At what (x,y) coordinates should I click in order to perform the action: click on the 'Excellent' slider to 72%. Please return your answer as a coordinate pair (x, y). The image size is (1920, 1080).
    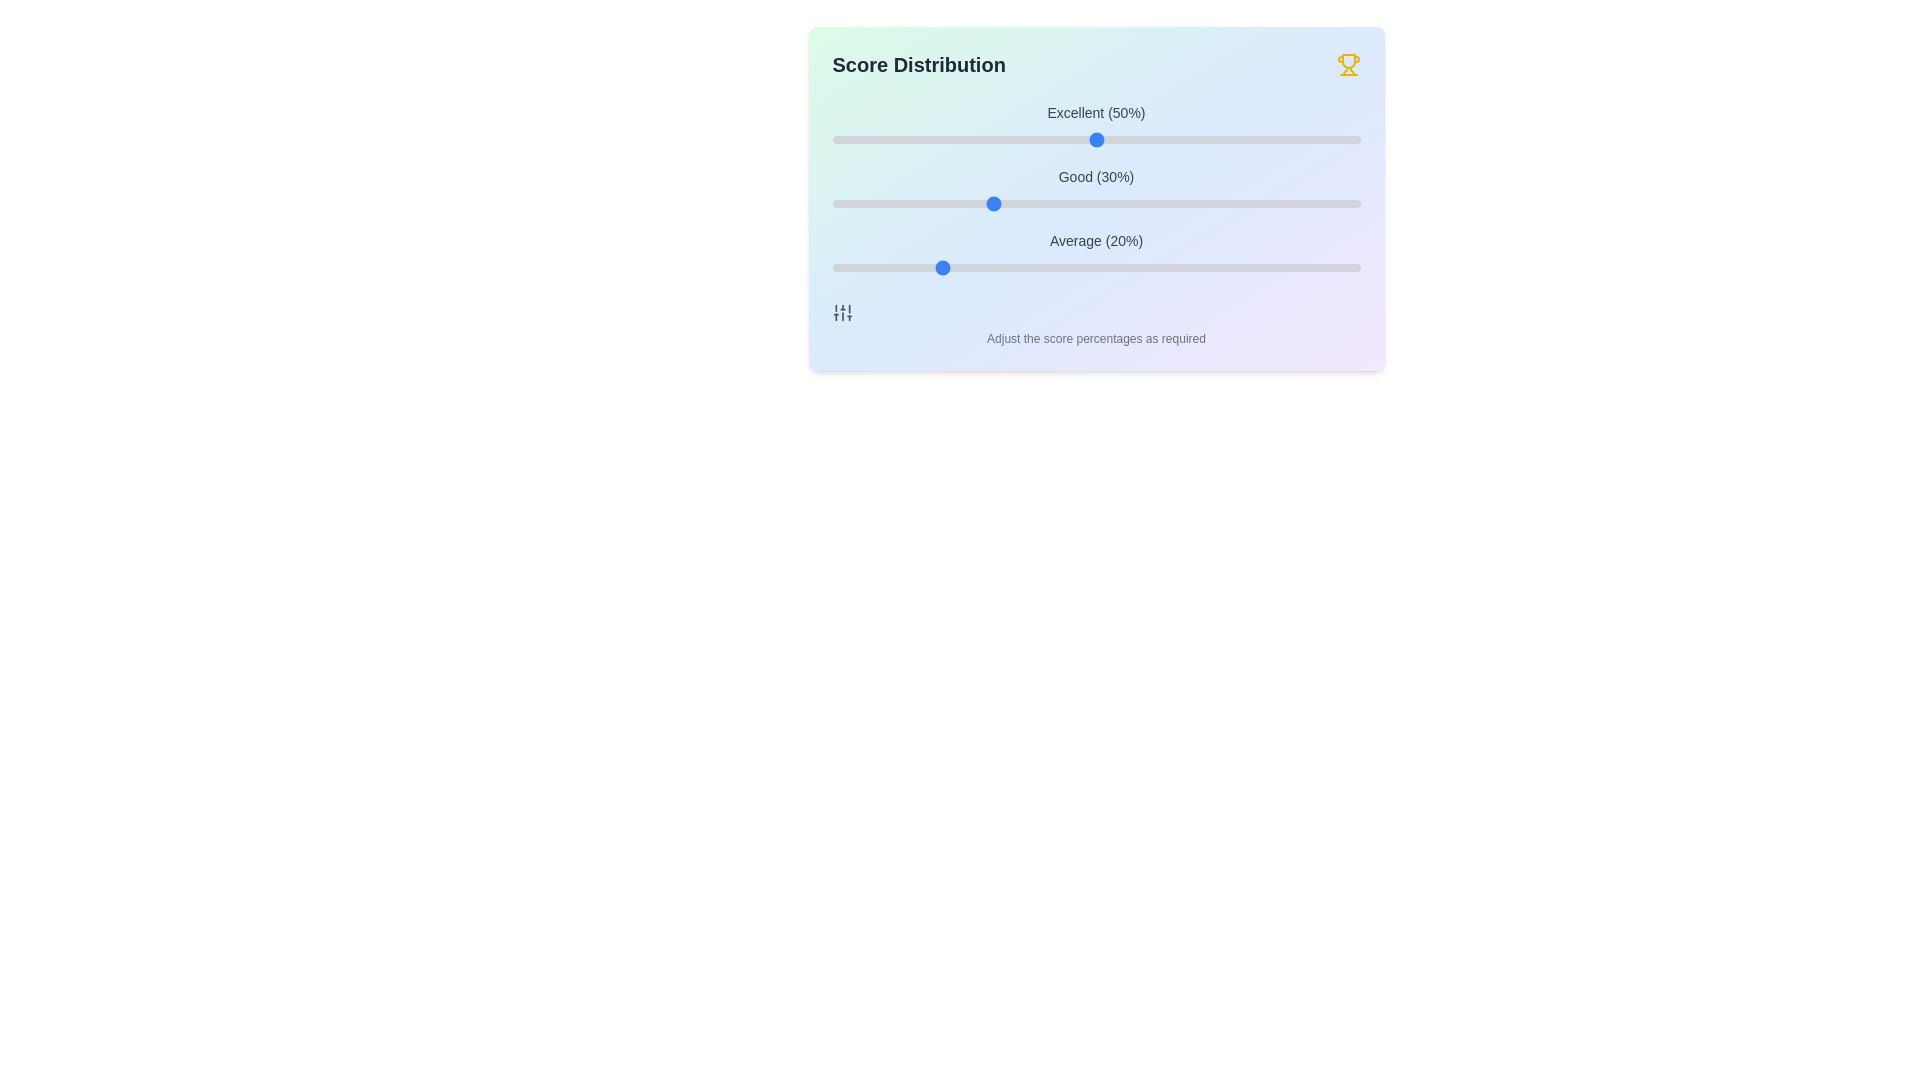
    Looking at the image, I should click on (1211, 138).